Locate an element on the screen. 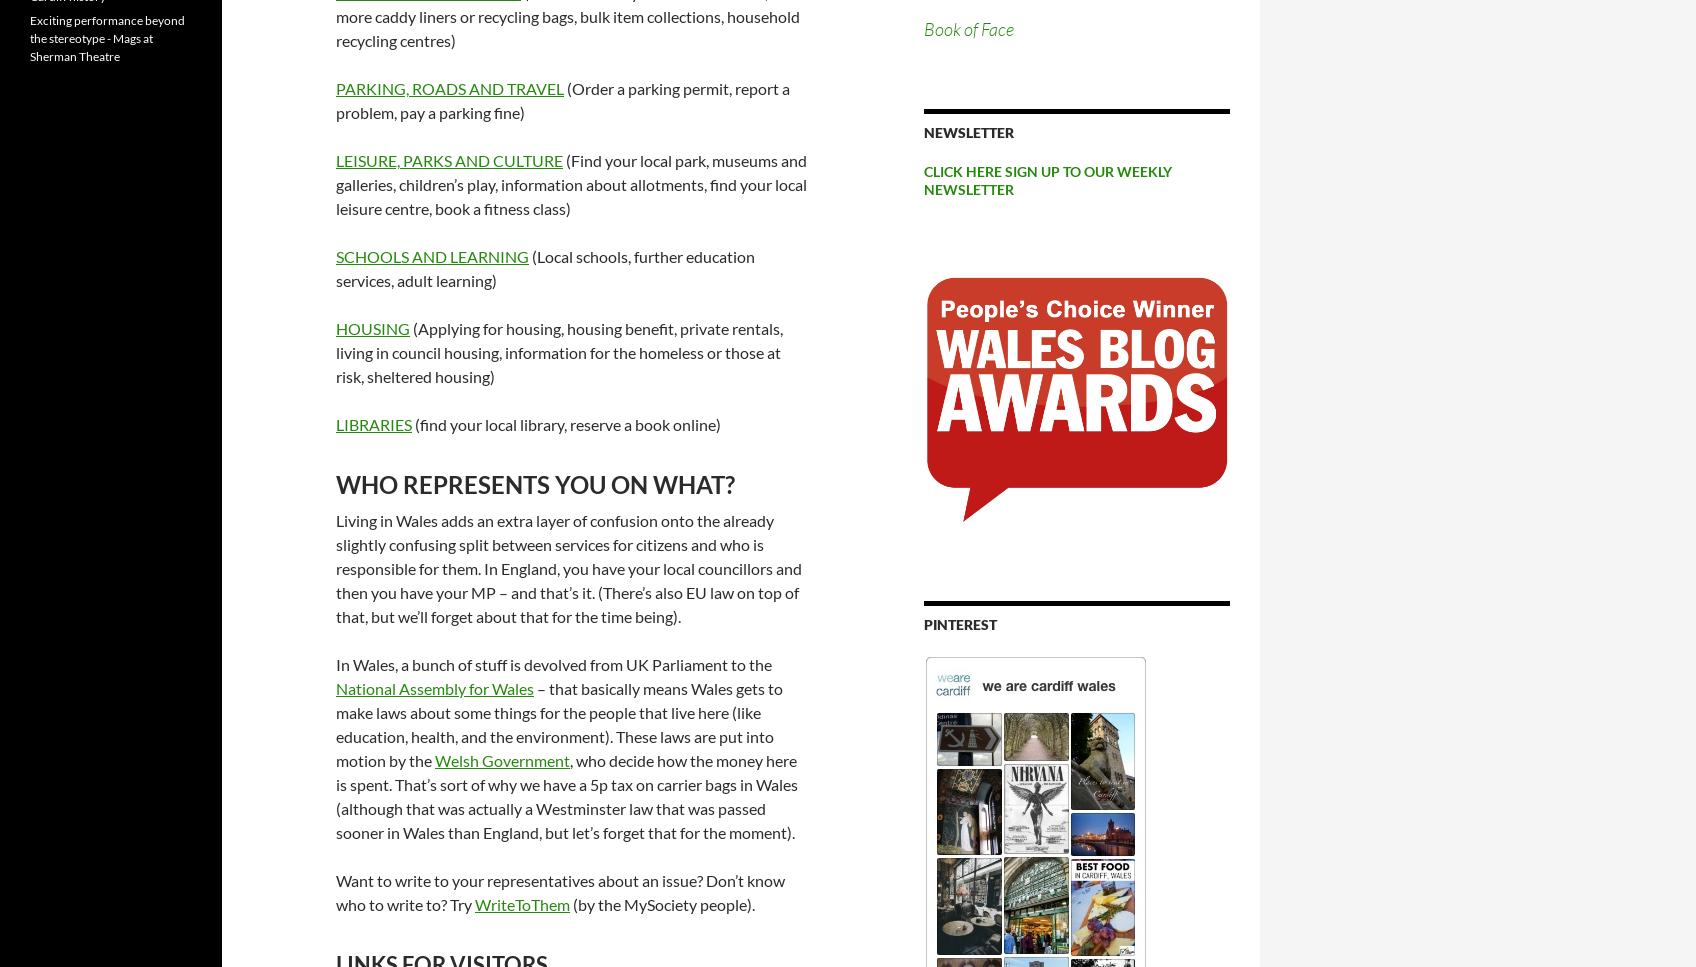 This screenshot has height=967, width=1696. 'National Assembly for Wales' is located at coordinates (435, 687).